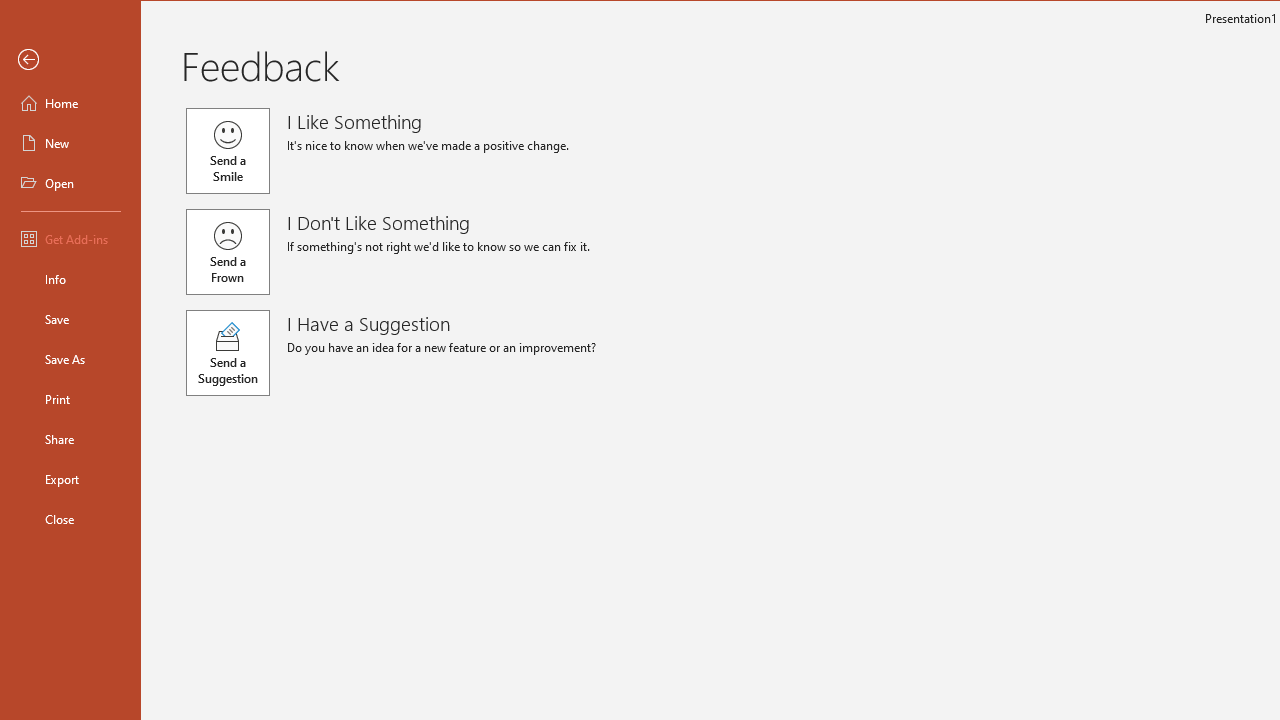 The image size is (1280, 720). I want to click on 'Save As', so click(71, 357).